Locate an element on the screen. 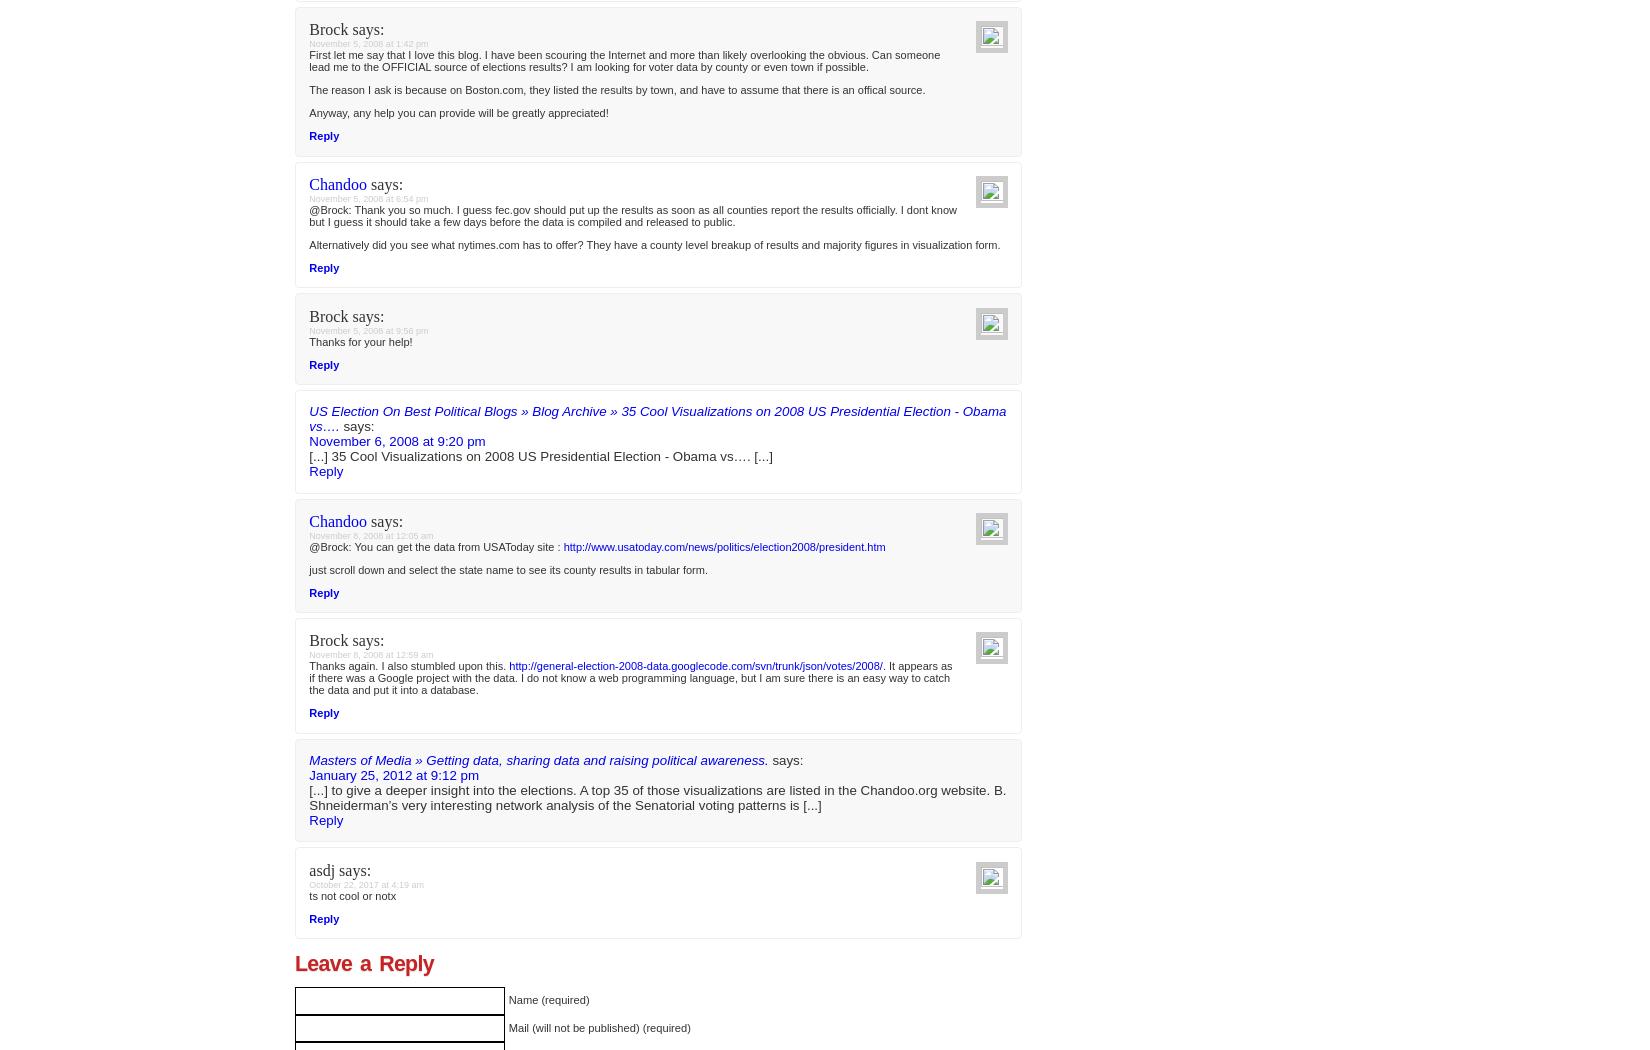 Image resolution: width=1650 pixels, height=1050 pixels. 'November 5, 2008 at 9:56 pm' is located at coordinates (368, 1014).